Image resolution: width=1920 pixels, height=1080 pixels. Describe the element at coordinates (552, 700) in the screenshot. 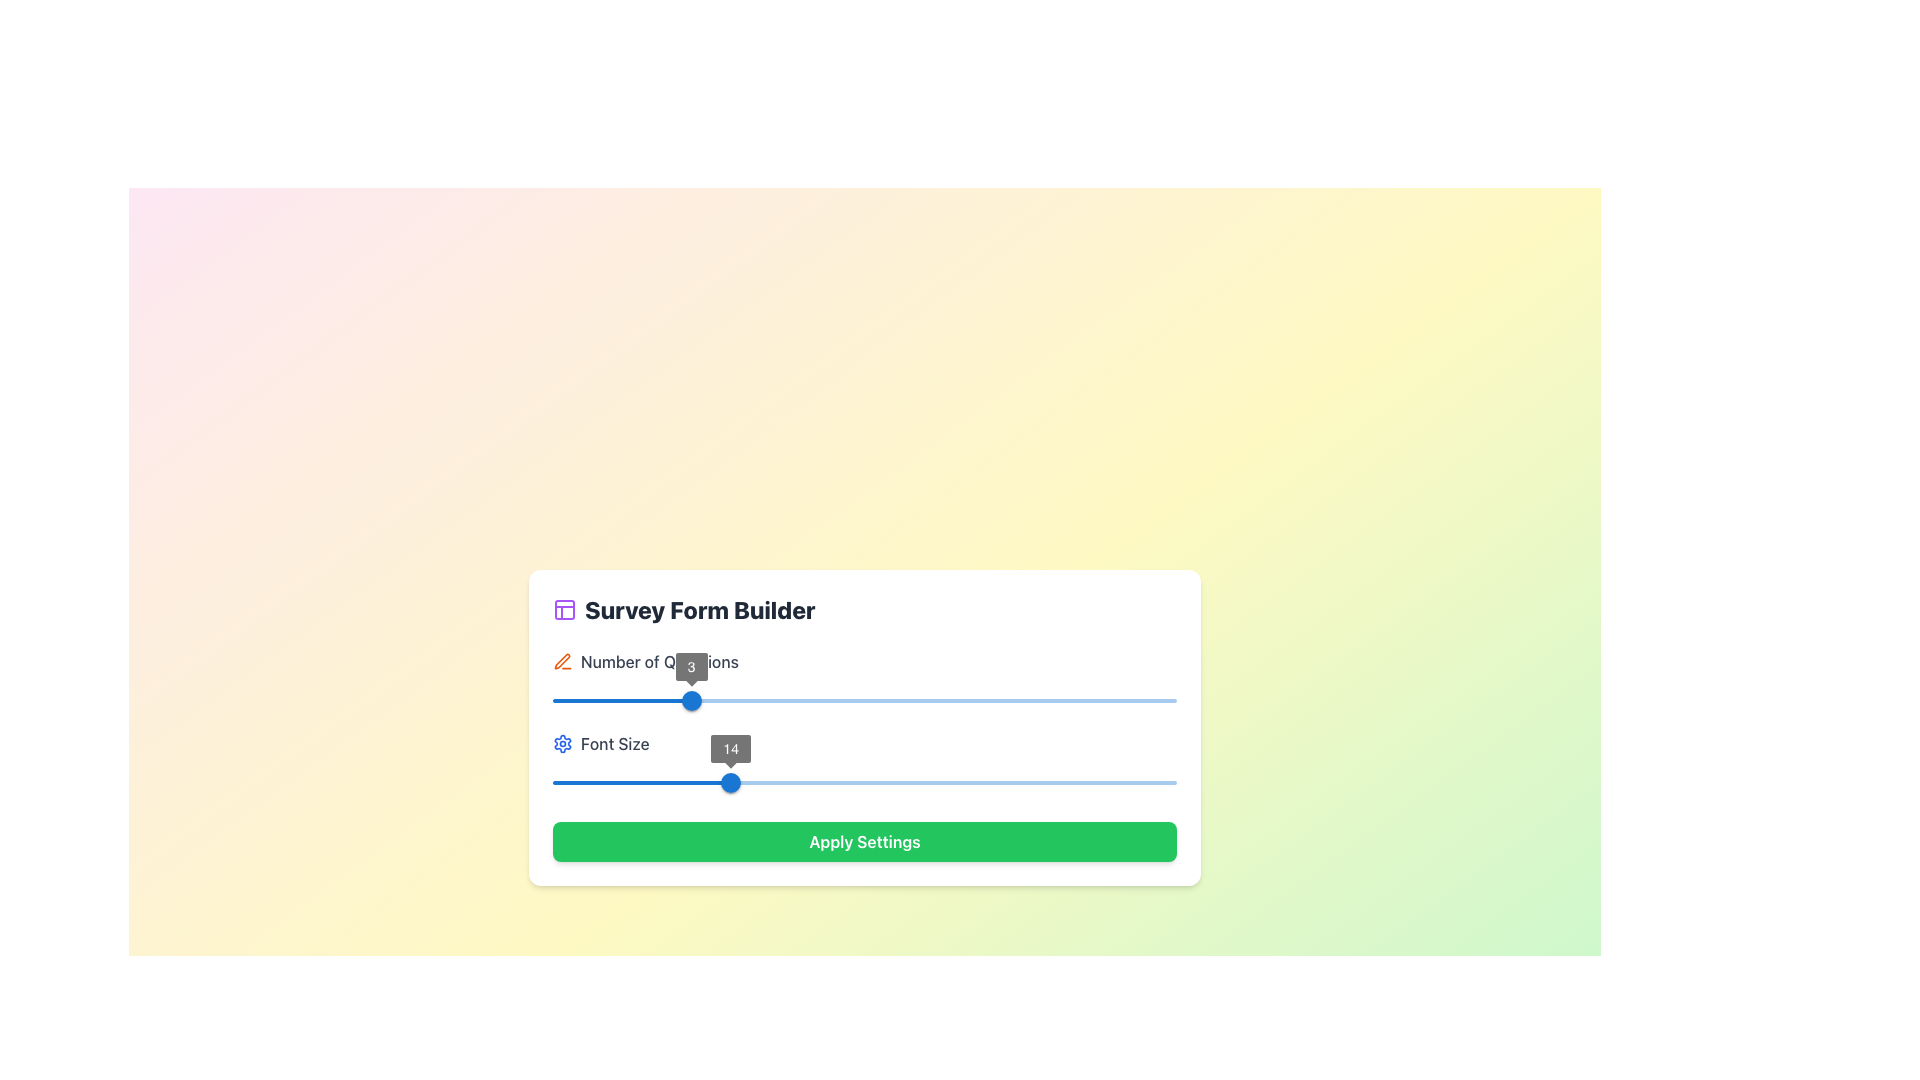

I see `the slider` at that location.